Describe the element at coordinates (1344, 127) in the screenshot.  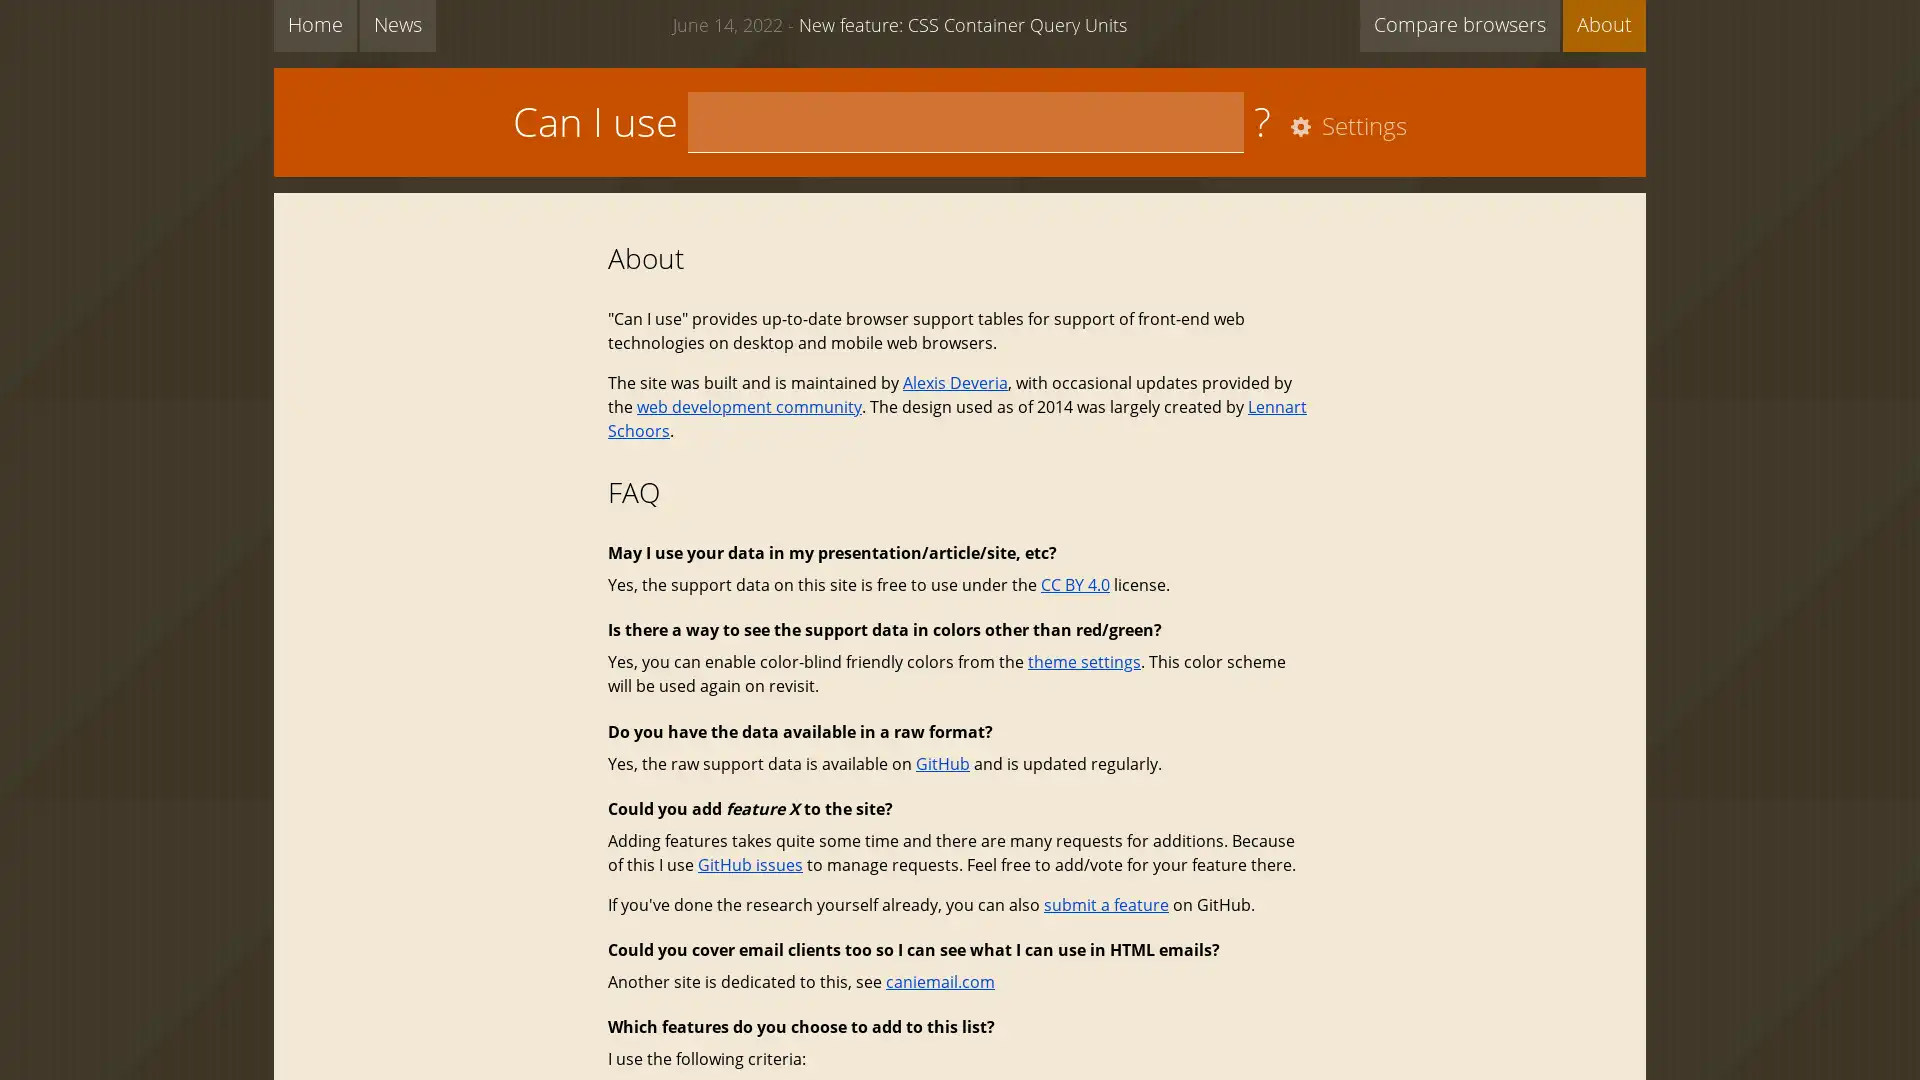
I see `Settings` at that location.